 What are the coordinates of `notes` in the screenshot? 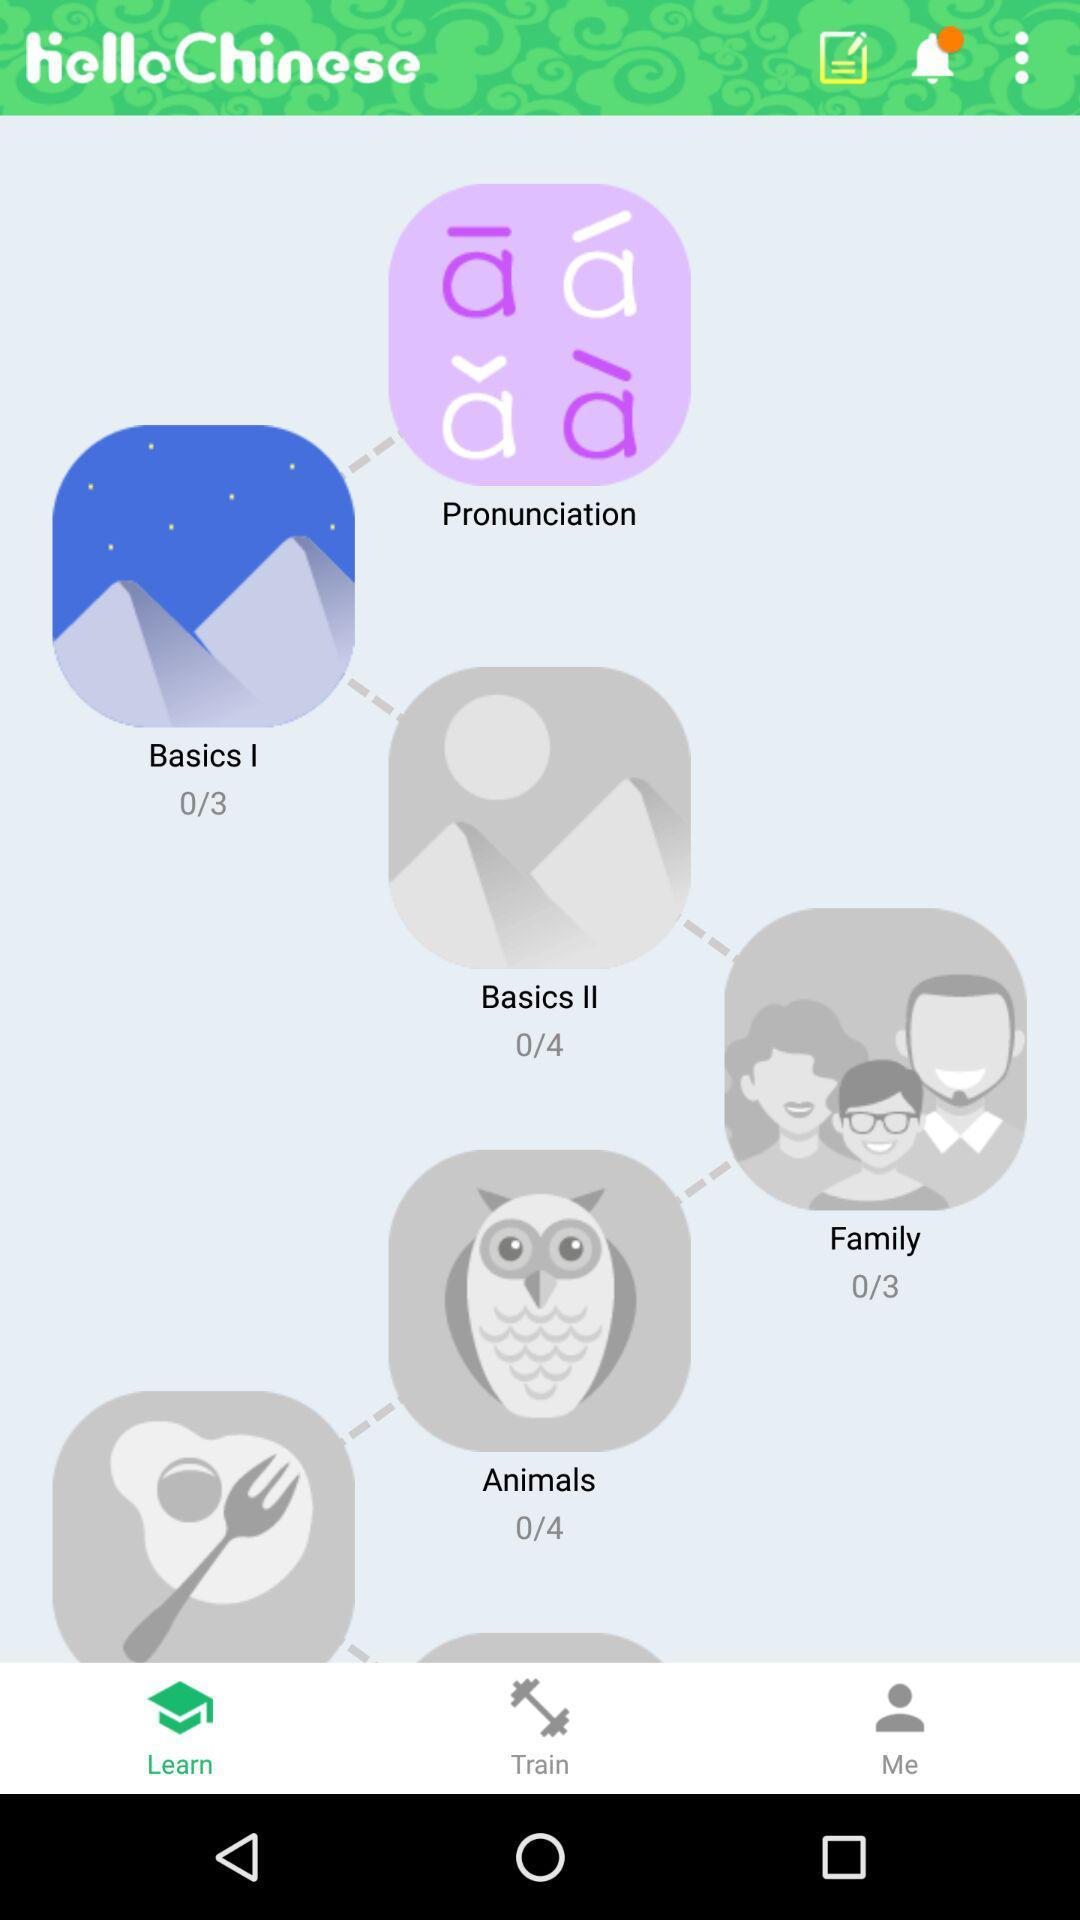 It's located at (843, 57).